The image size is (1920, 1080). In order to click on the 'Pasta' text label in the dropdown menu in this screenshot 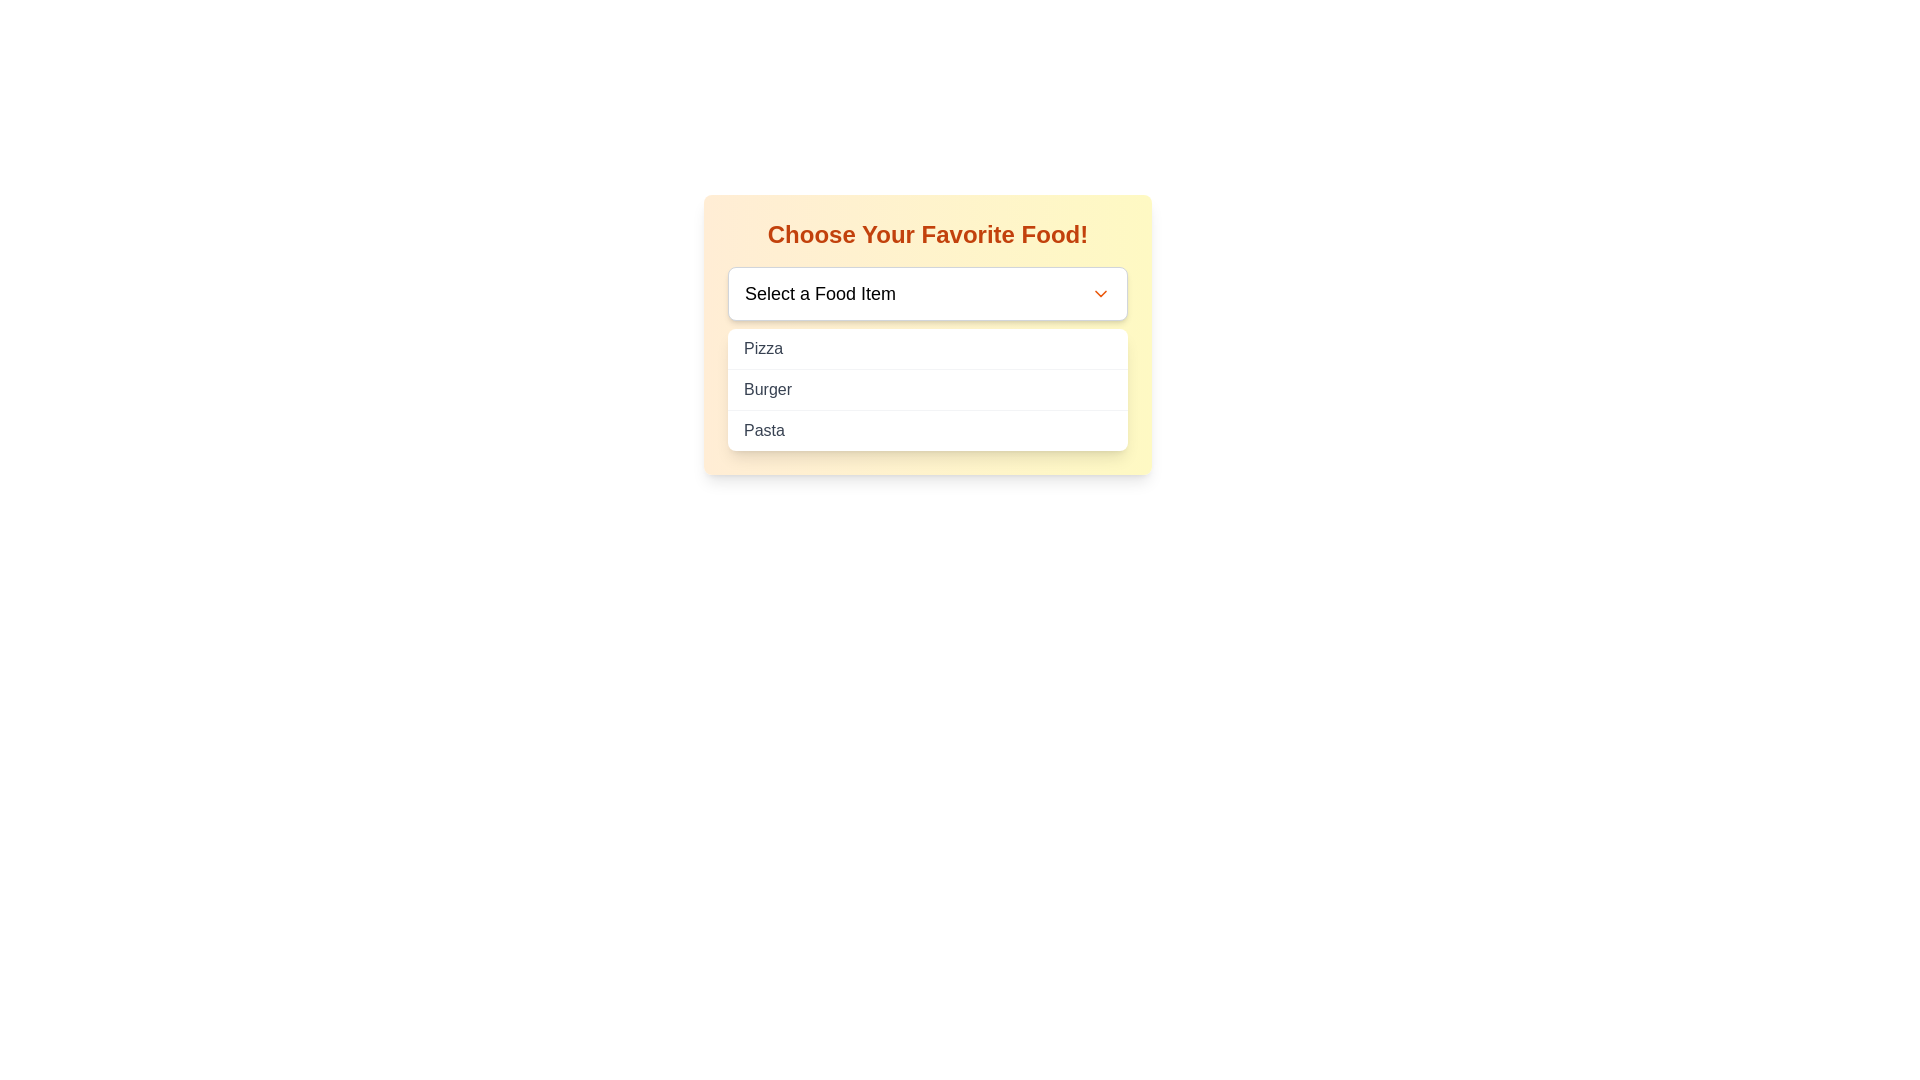, I will do `click(763, 430)`.